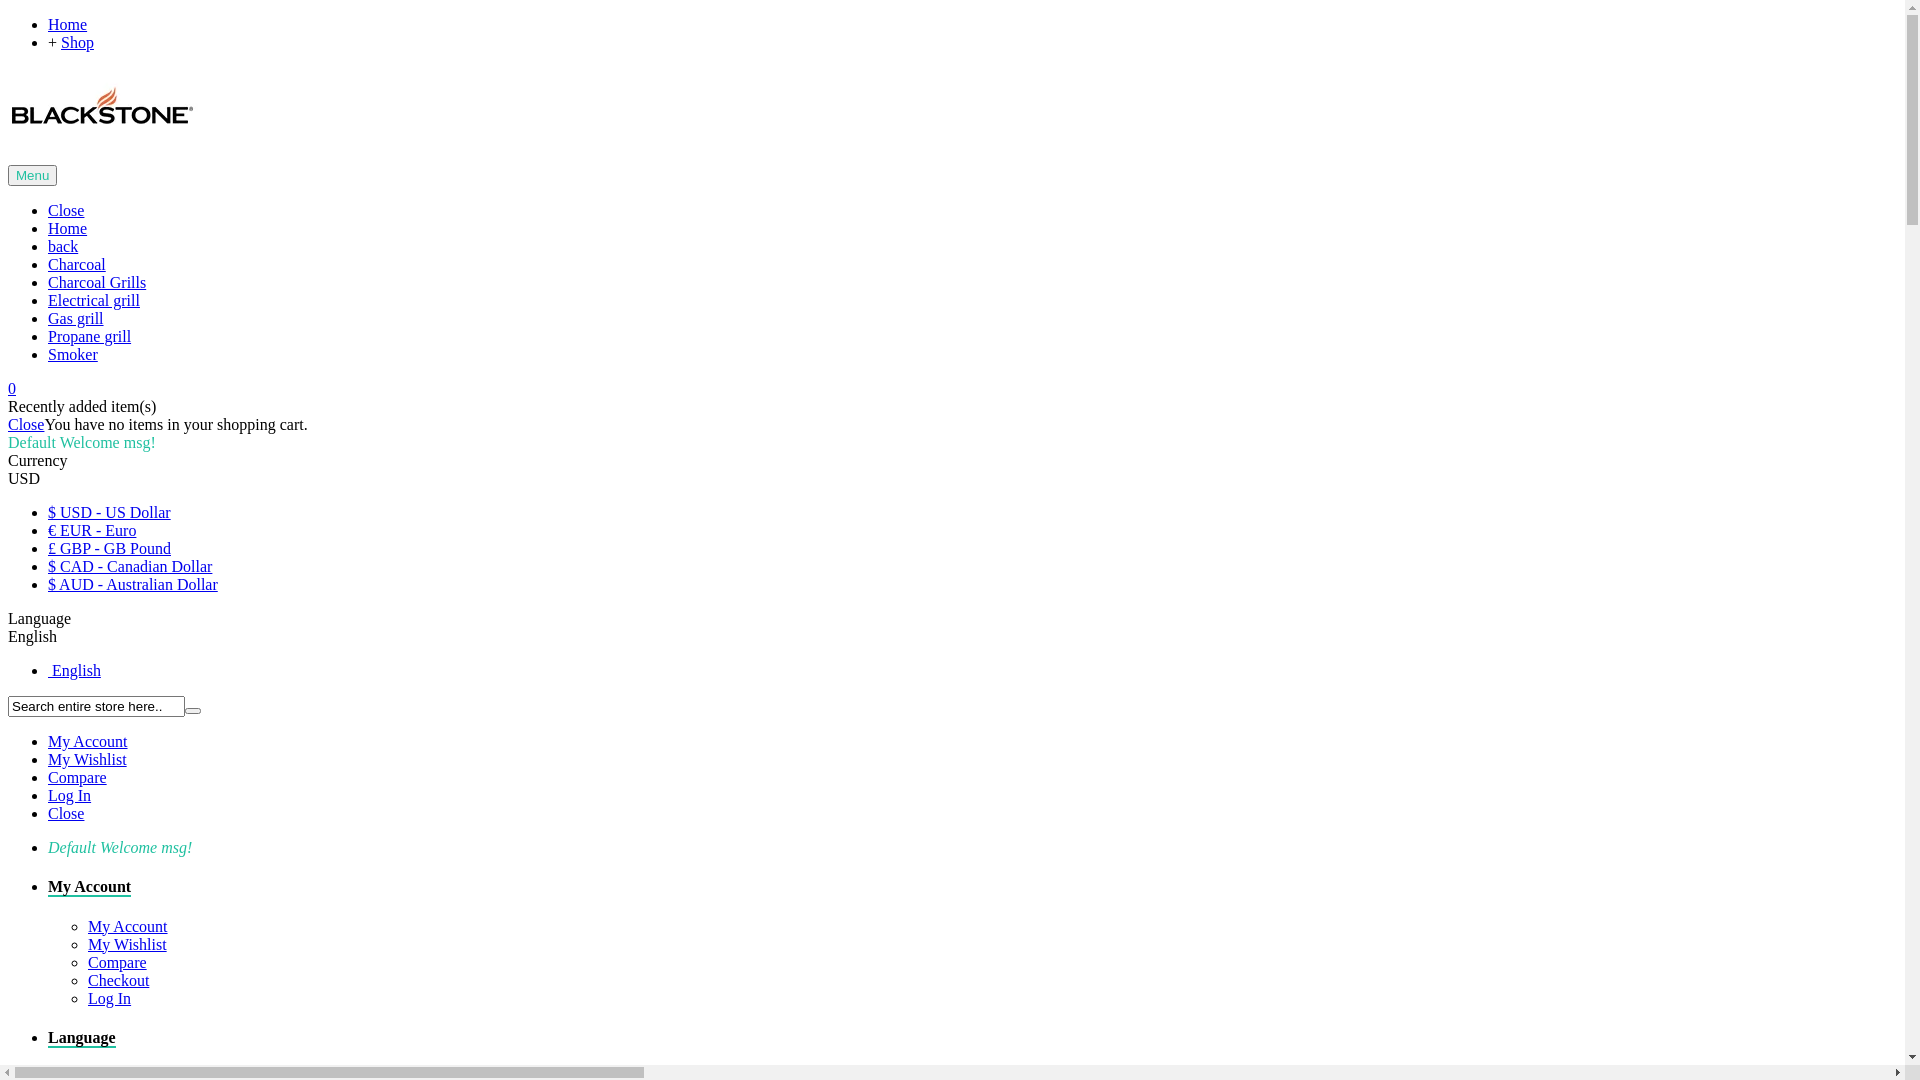  Describe the element at coordinates (76, 263) in the screenshot. I see `'Charcoal'` at that location.